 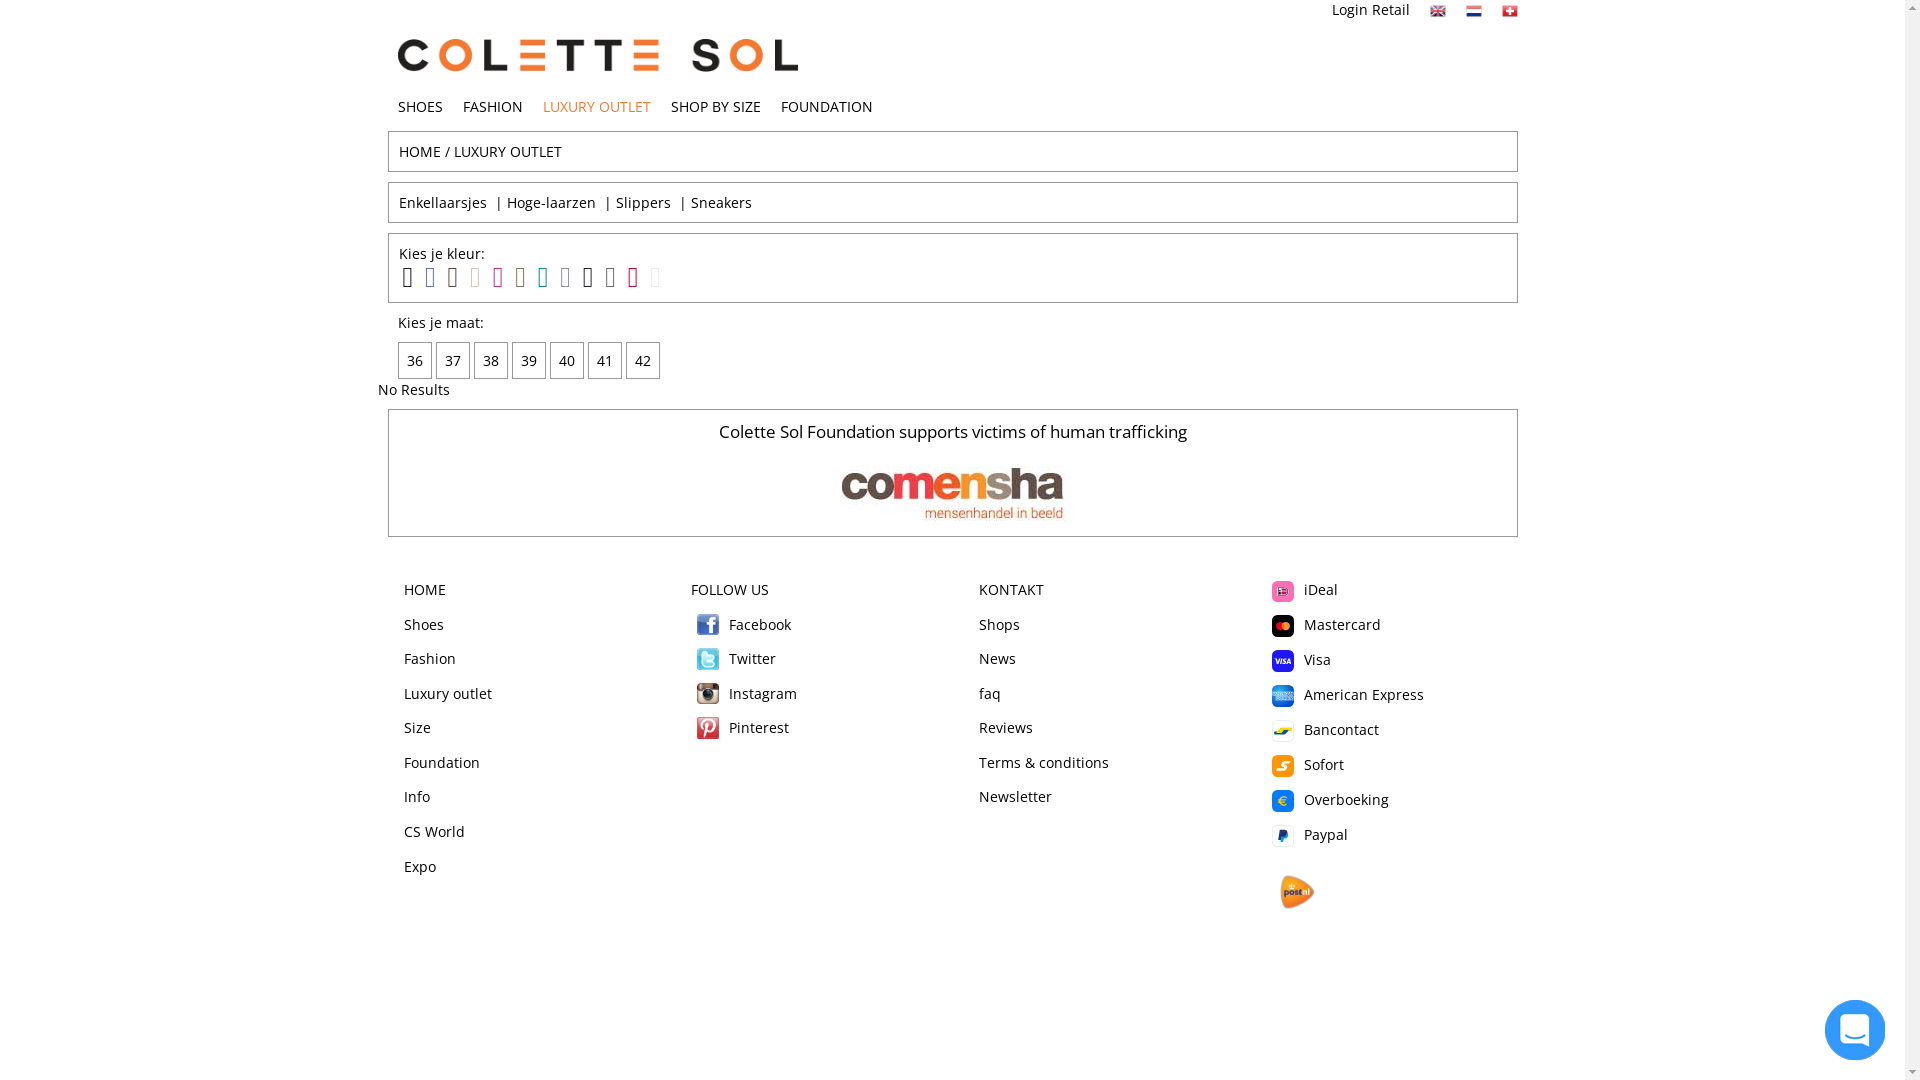 I want to click on ' Instagram', so click(x=743, y=692).